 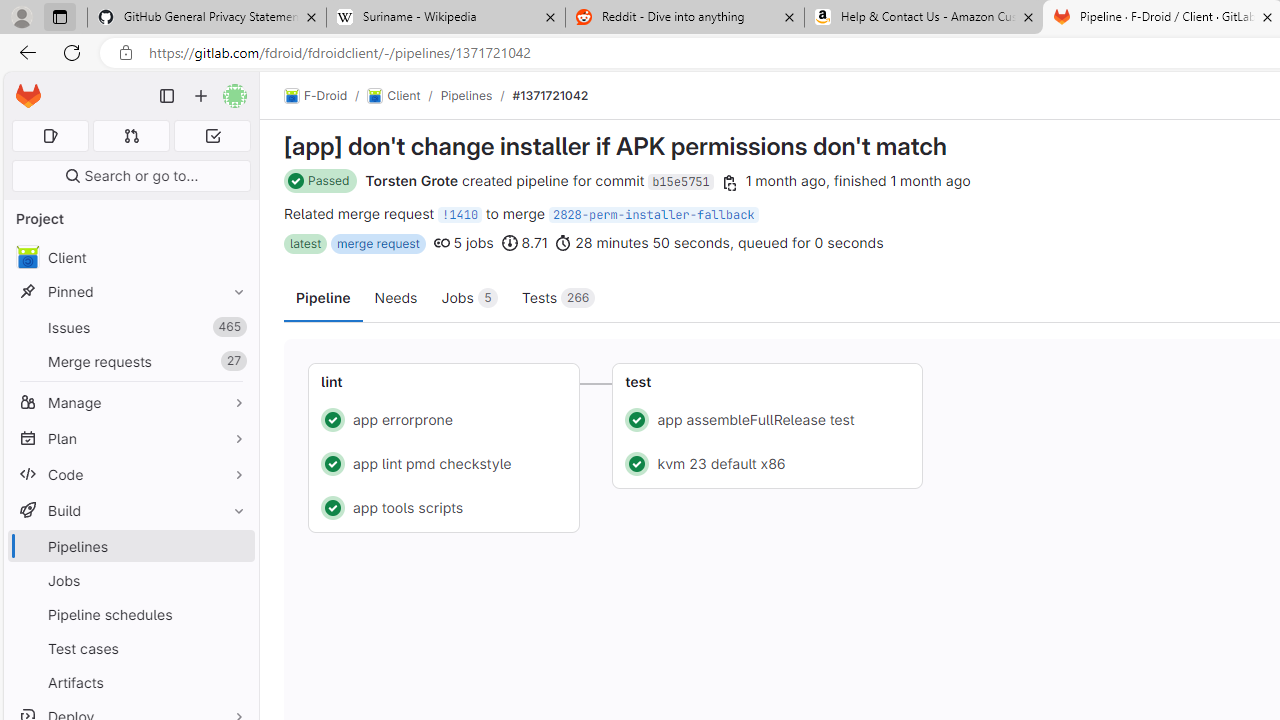 I want to click on 'Test cases', so click(x=130, y=648).